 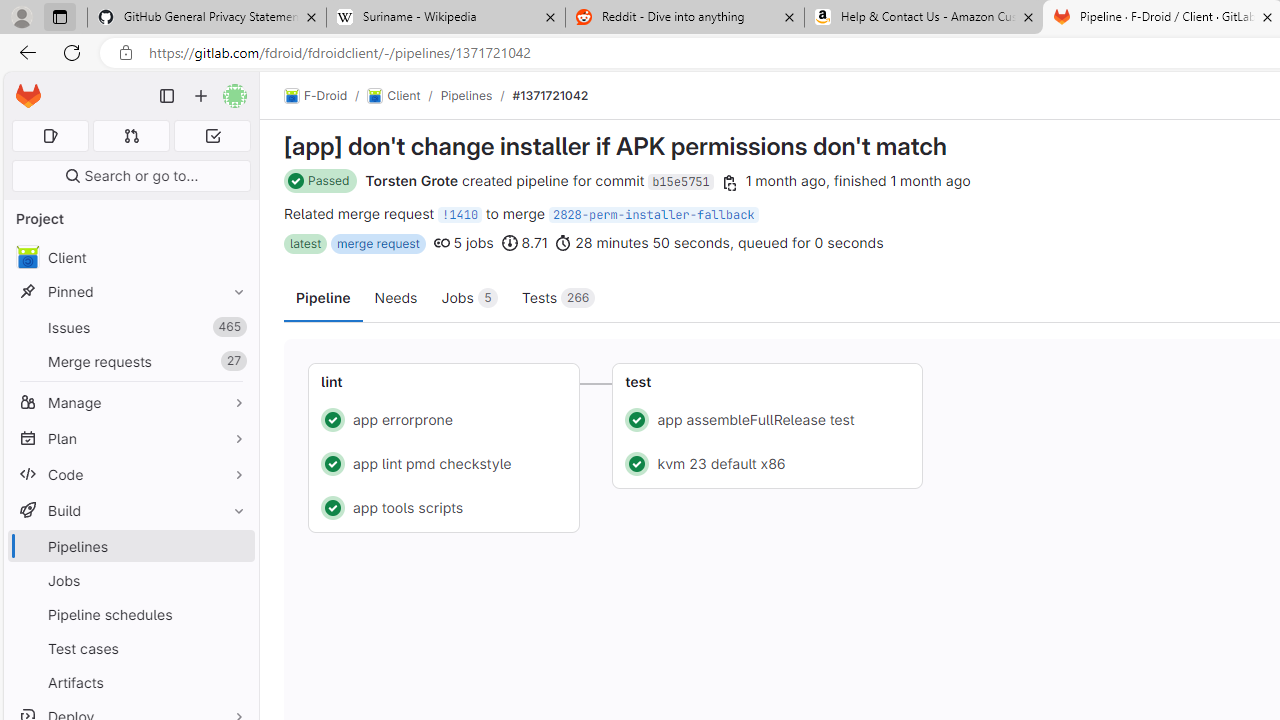 I want to click on 'Test cases', so click(x=130, y=648).